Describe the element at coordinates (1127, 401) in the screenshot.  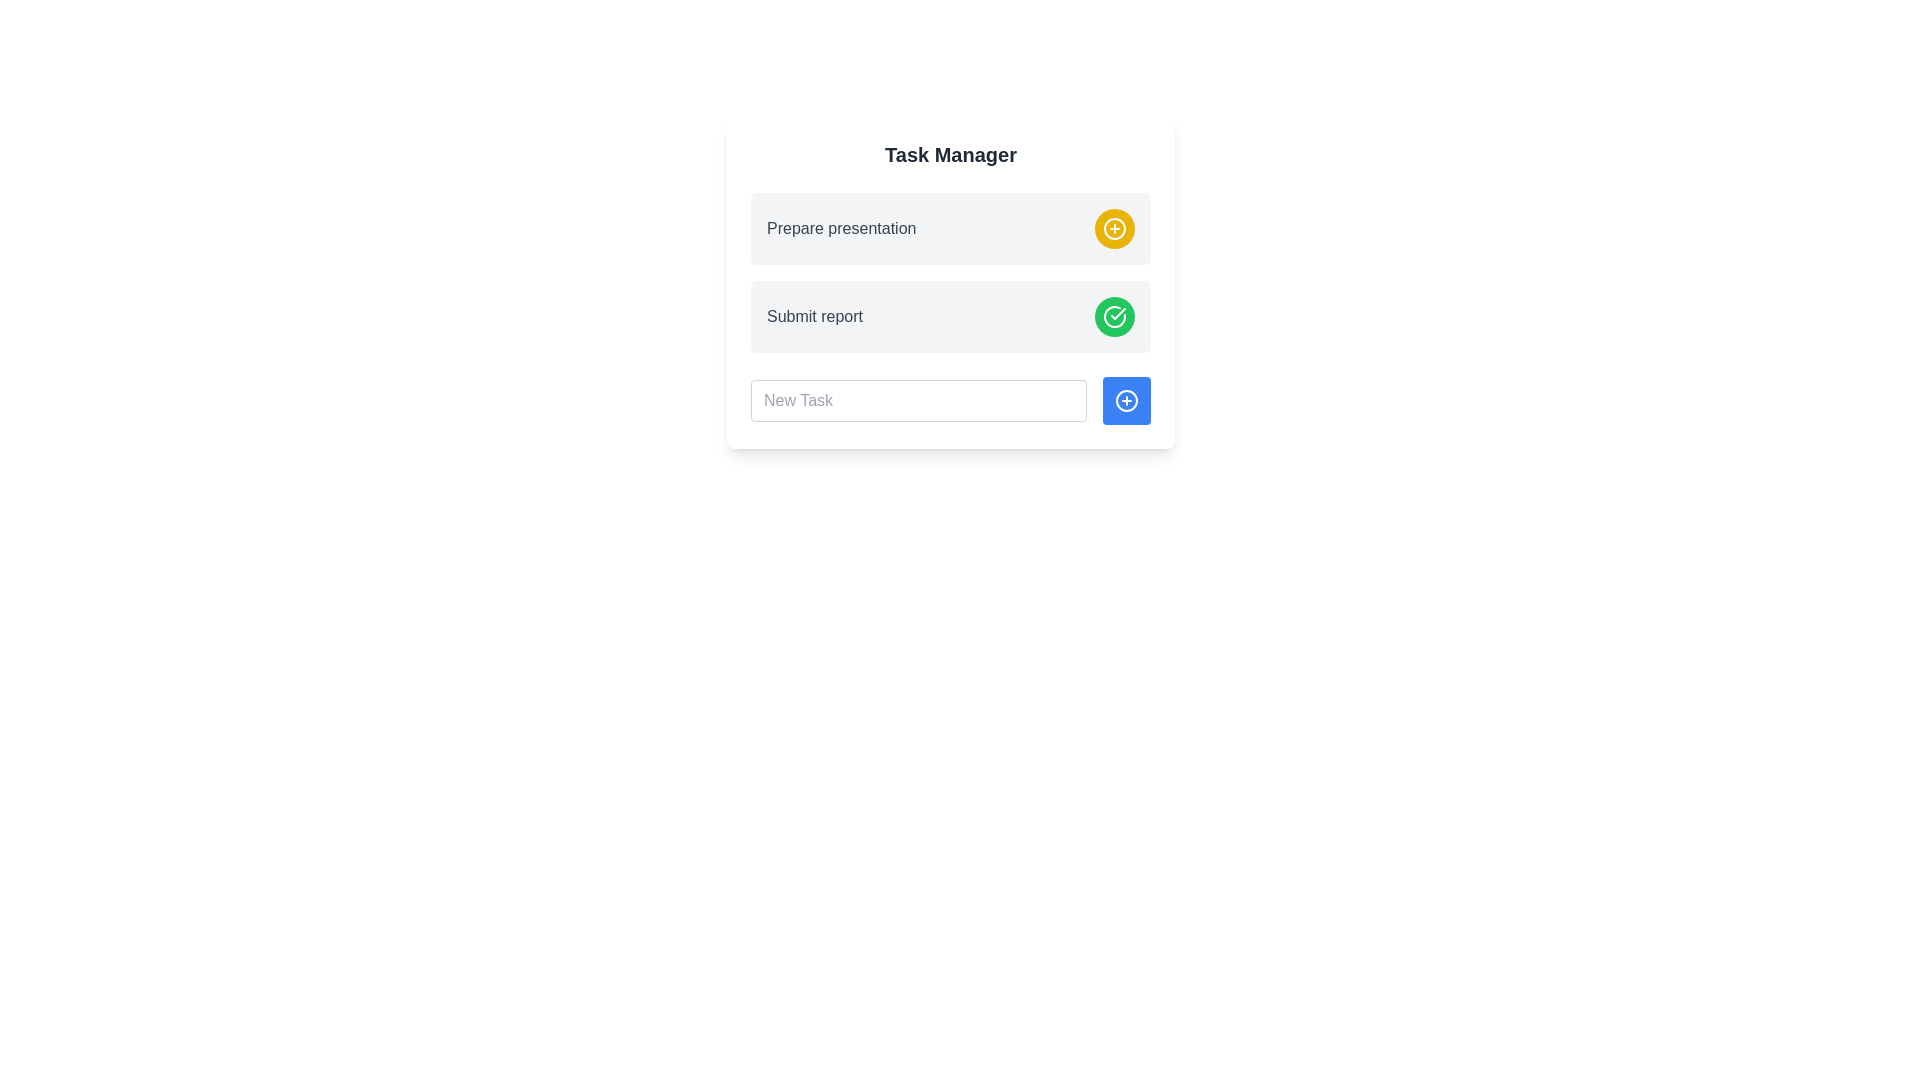
I see `the graphical icon component` at that location.